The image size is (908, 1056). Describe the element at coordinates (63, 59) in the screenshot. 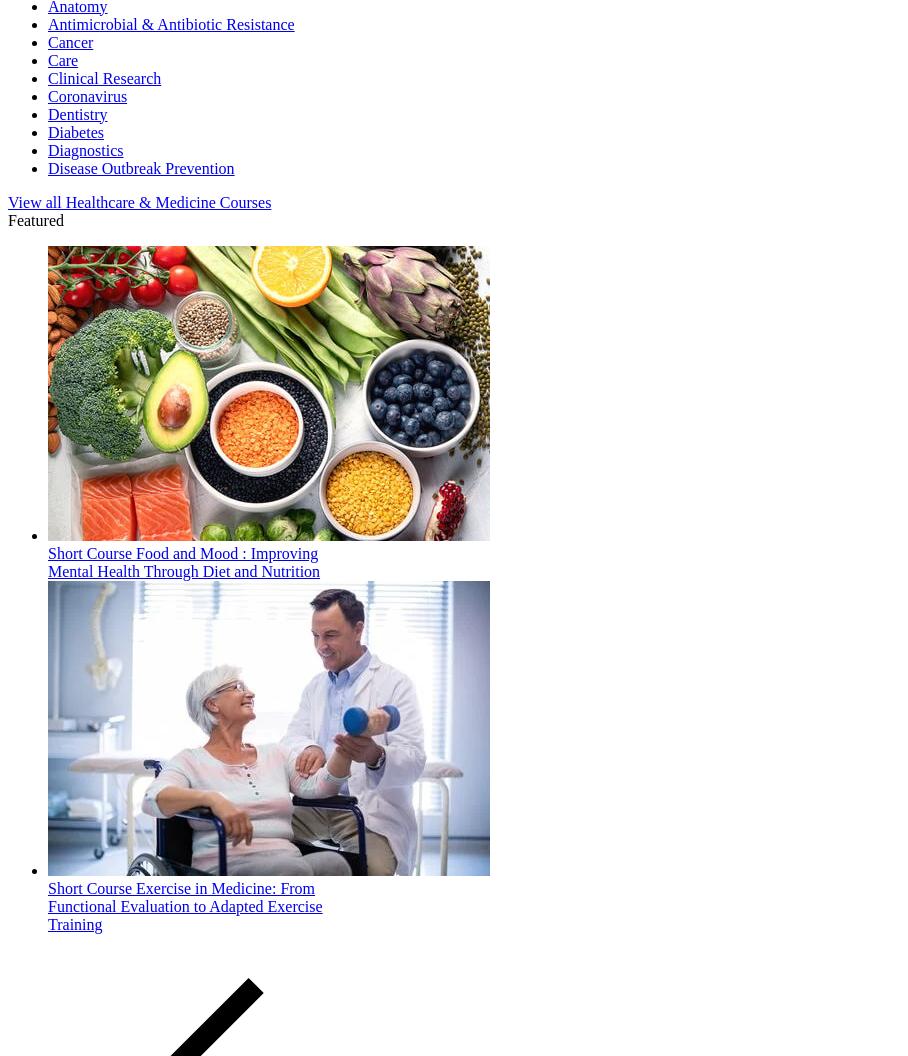

I see `'Care'` at that location.